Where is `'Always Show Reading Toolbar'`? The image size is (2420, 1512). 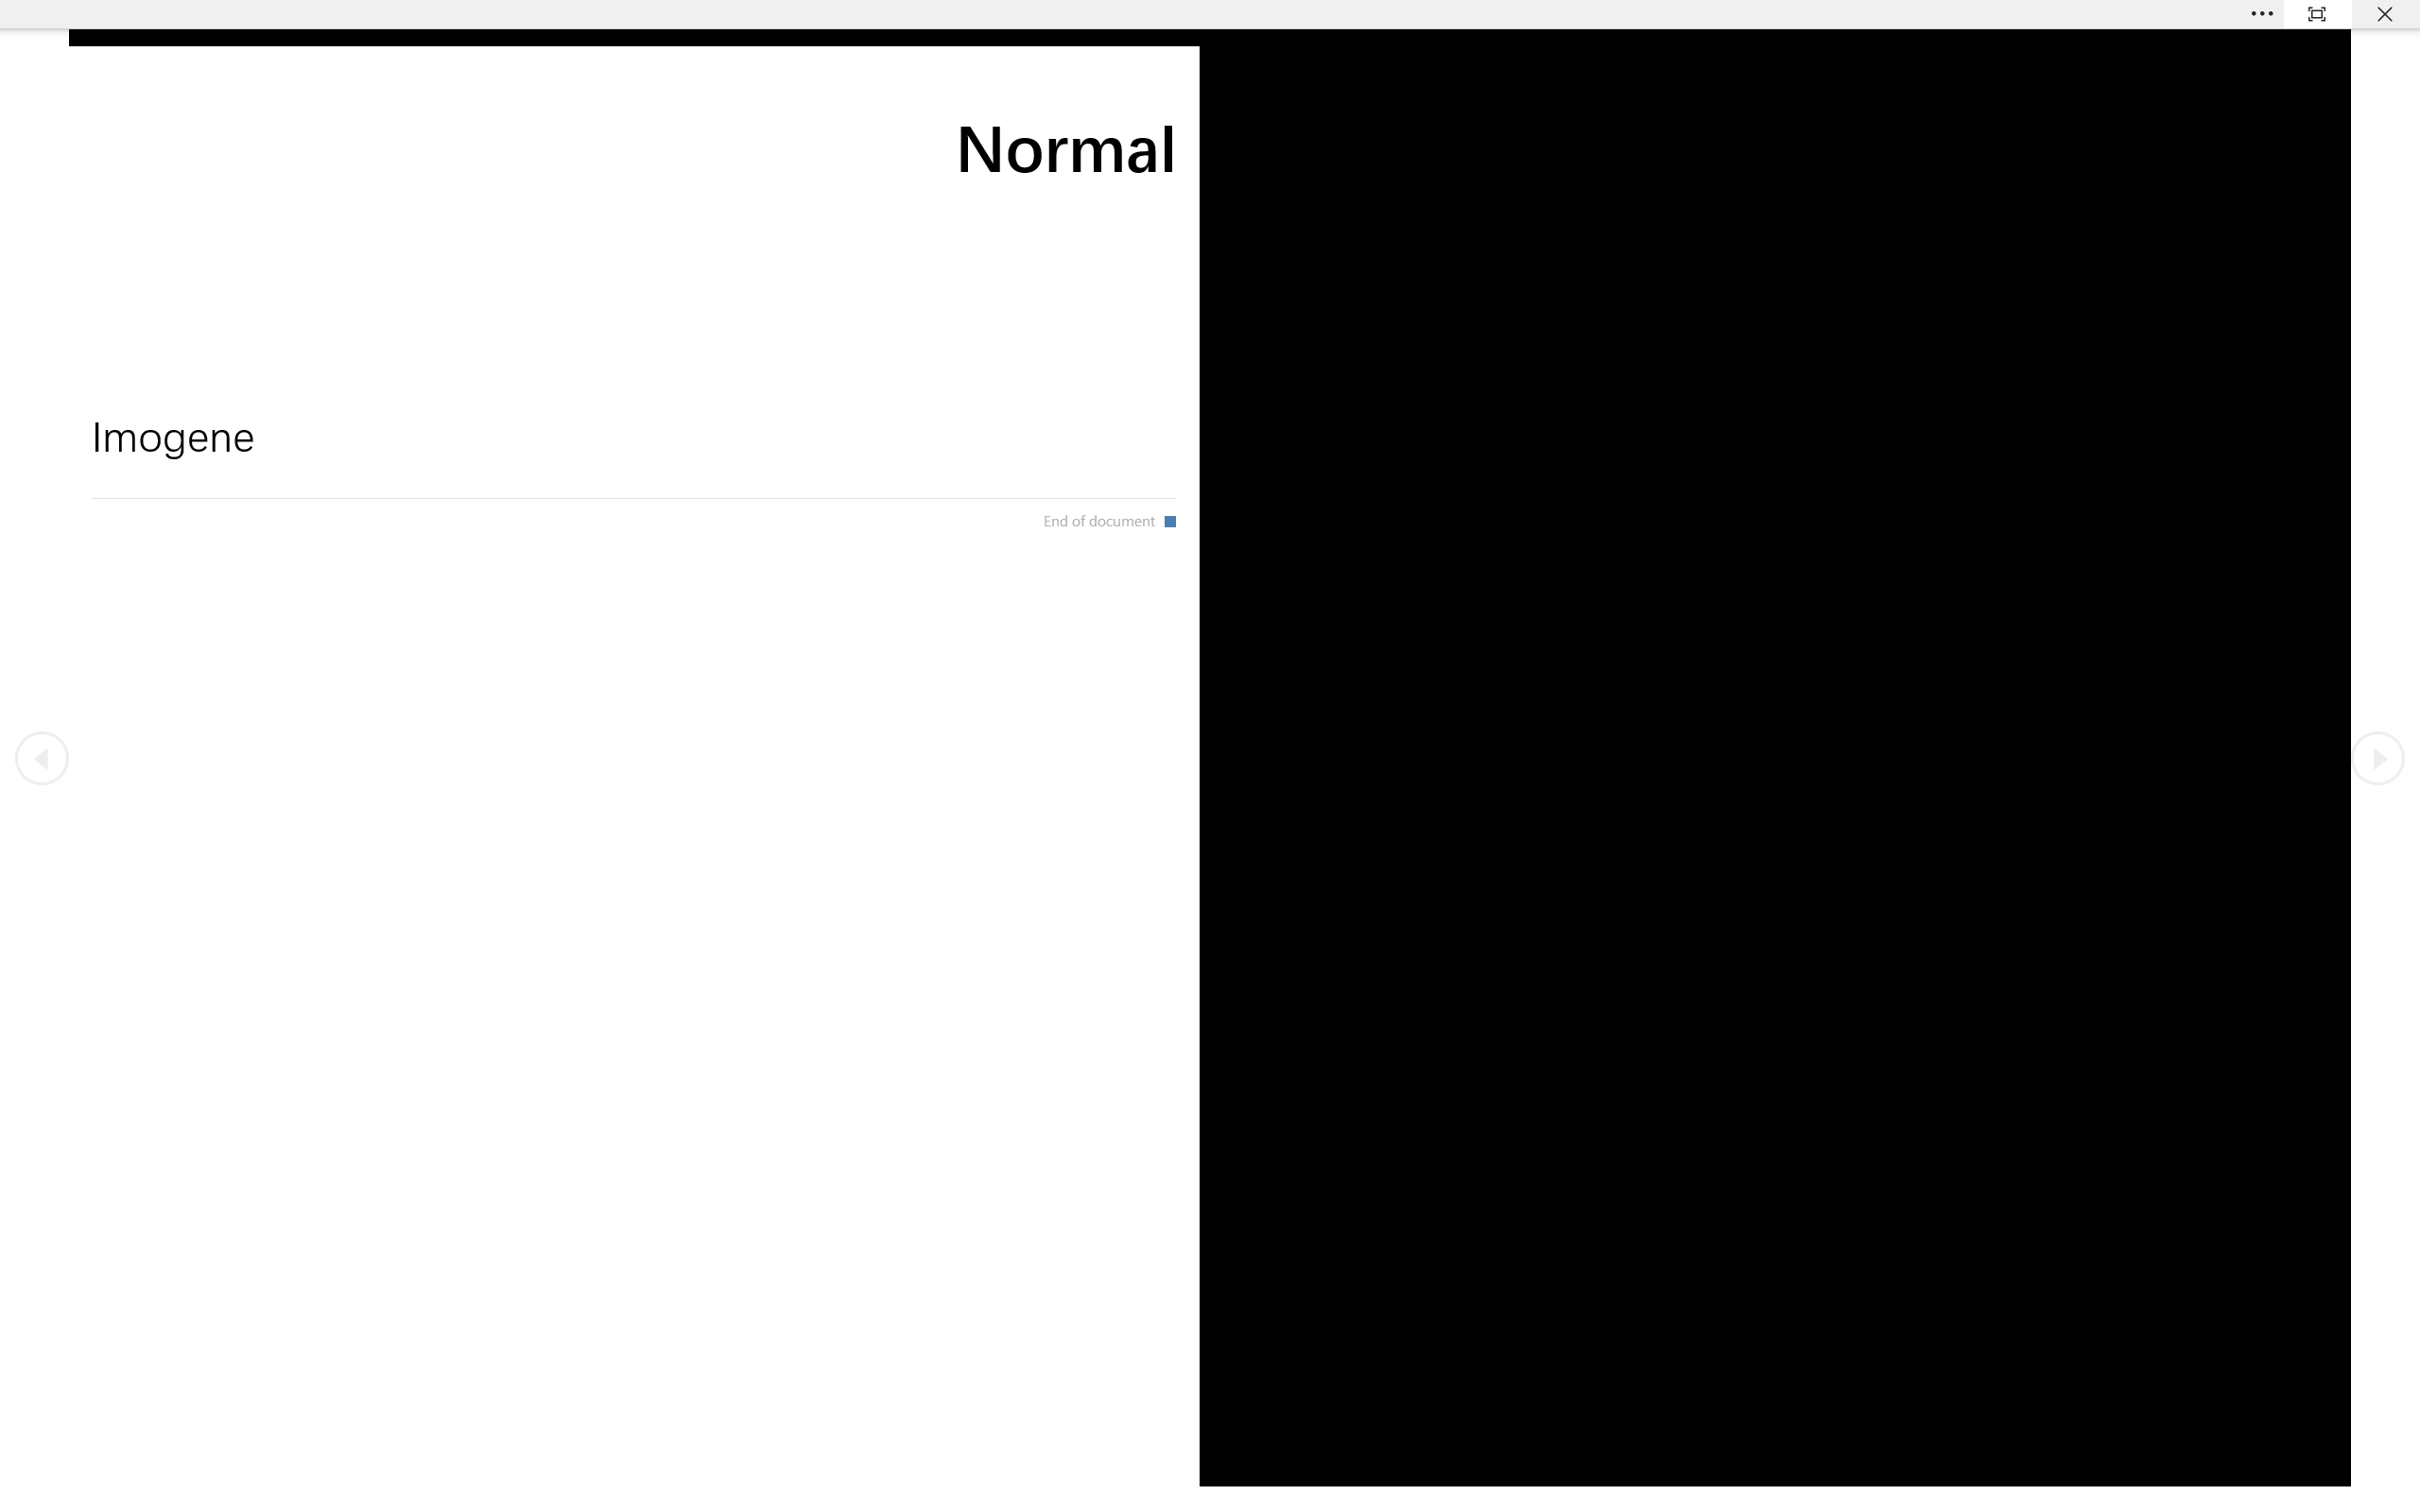
'Always Show Reading Toolbar' is located at coordinates (2318, 13).